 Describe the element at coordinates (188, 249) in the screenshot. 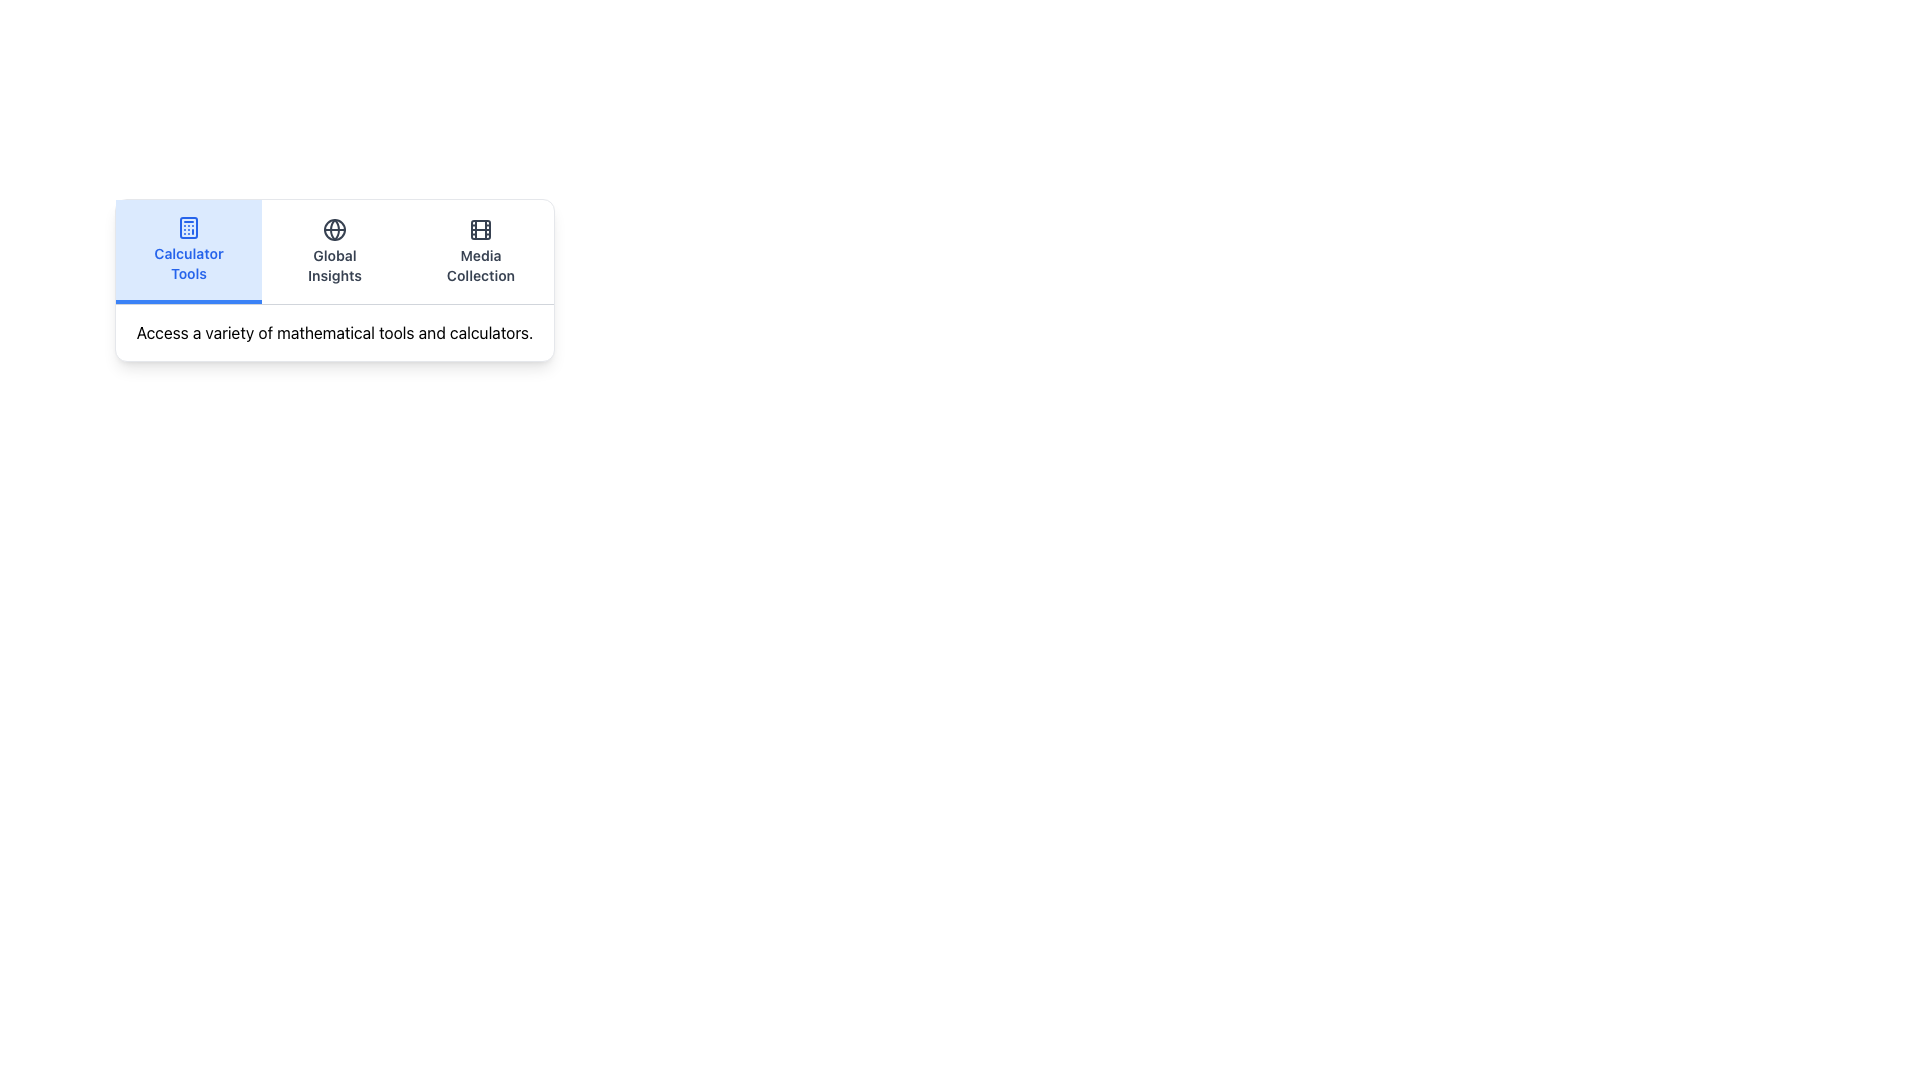

I see `the 'Calculator Tools' element, which features a calculator icon above the text label` at that location.